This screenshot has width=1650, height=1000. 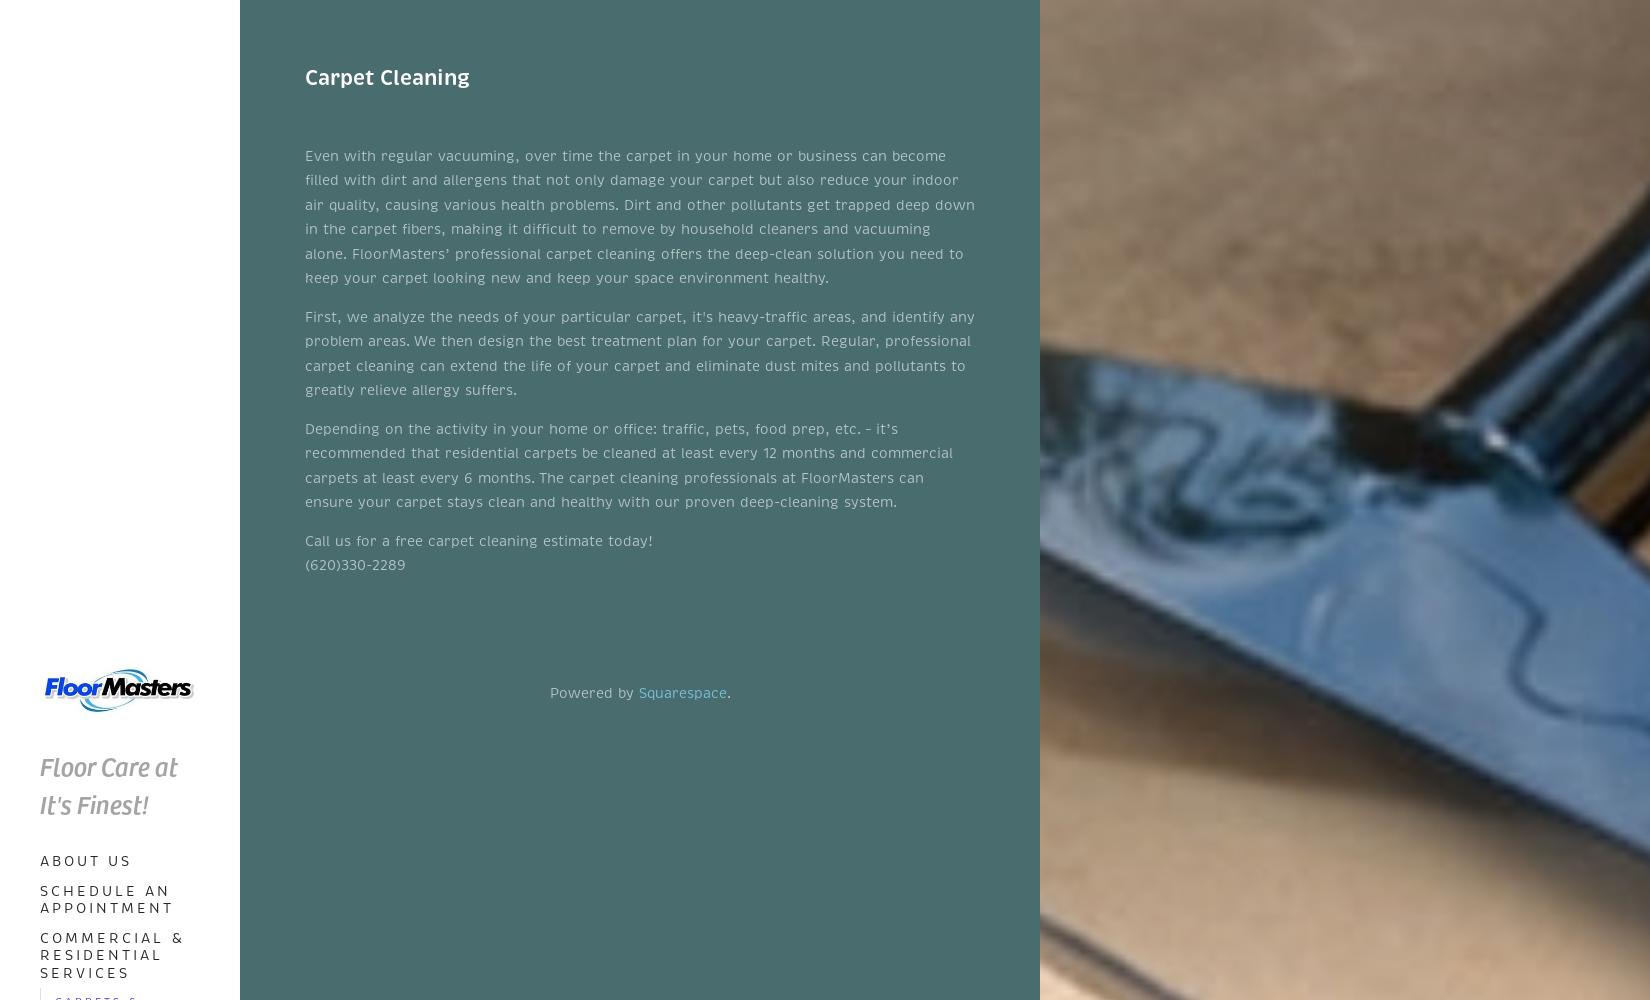 I want to click on 'First, we analyze the needs of your particular carpet, it's heavy-traffic areas, and identify any problem areas. We then design the best treatment plan for your carpet. Regular, professional carpet cleaning can extend the life of your carpet and eliminate dust mites and pollutants to greatly relieve allergy suffers.', so click(x=639, y=352).